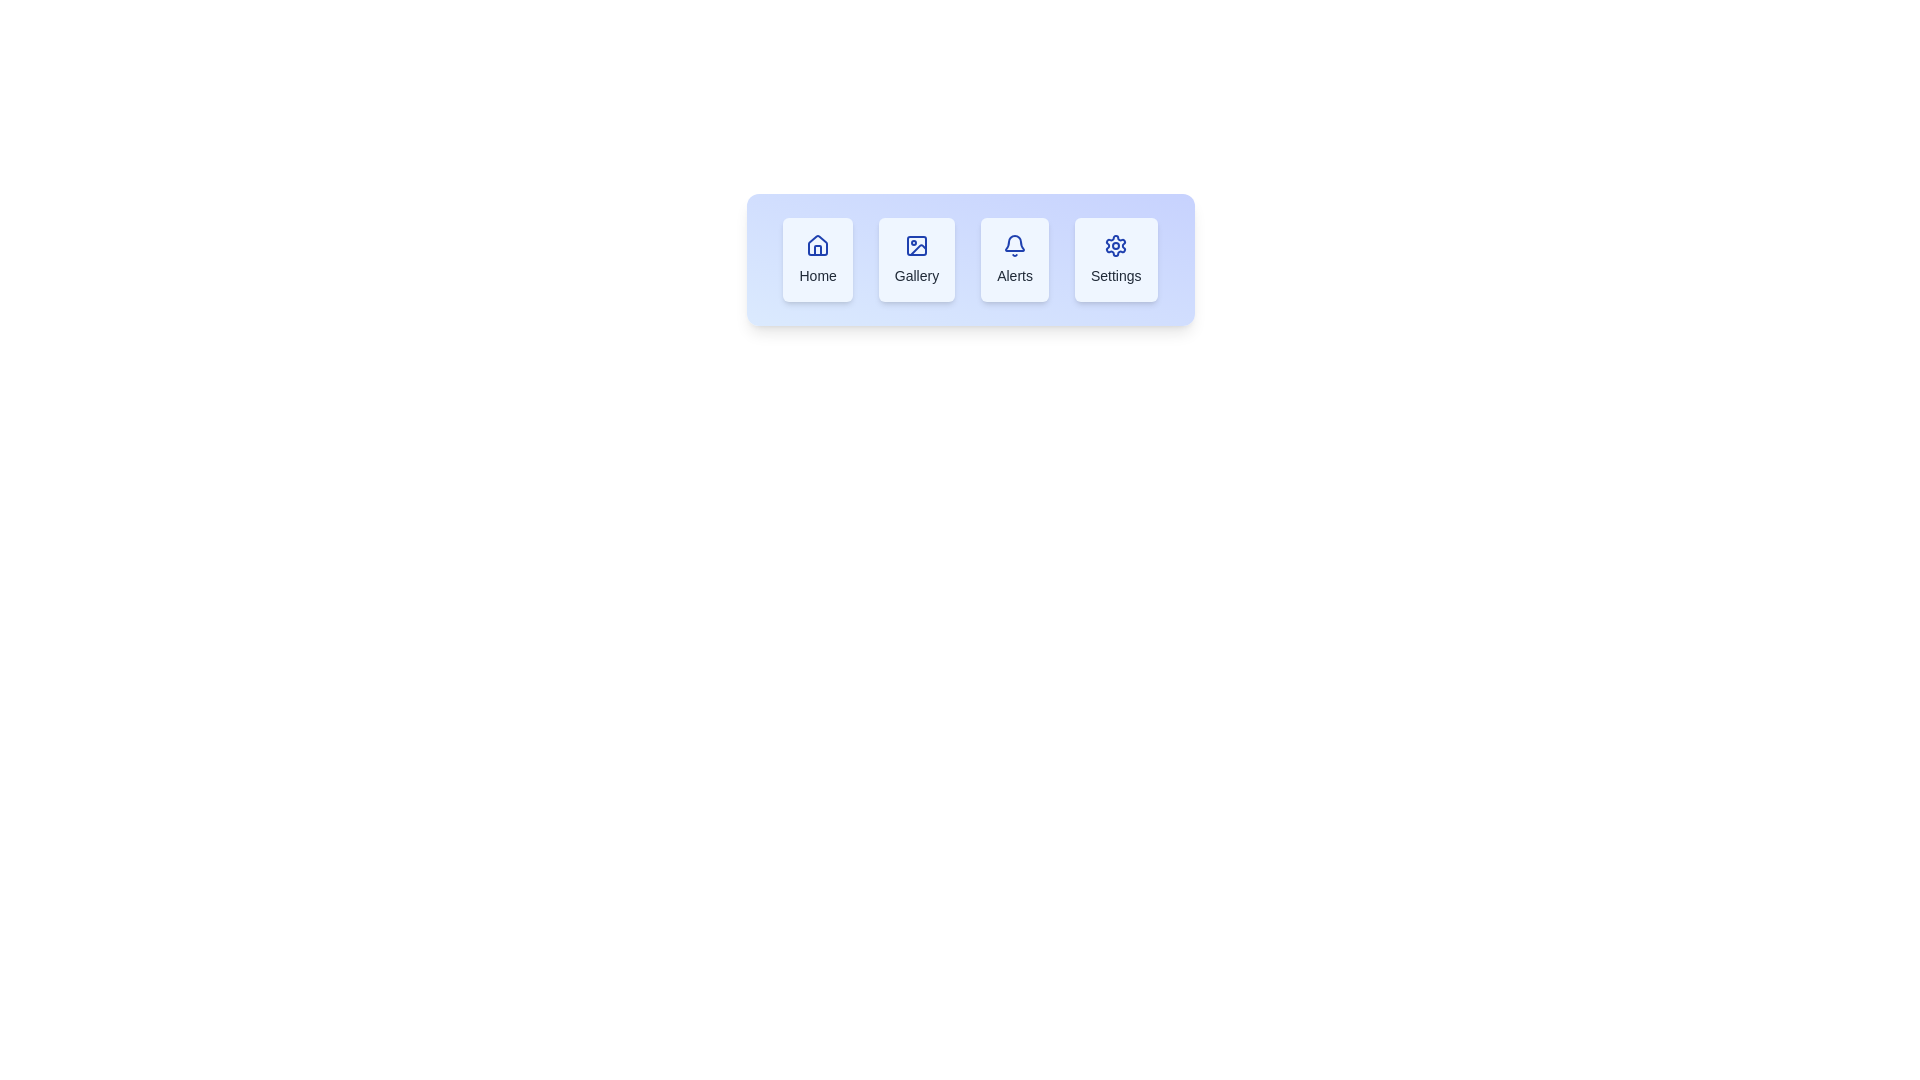  Describe the element at coordinates (915, 245) in the screenshot. I see `the Decorative SVG square shape that is part of the 'Gallery' icon, the second icon from the left in a row of four icons` at that location.